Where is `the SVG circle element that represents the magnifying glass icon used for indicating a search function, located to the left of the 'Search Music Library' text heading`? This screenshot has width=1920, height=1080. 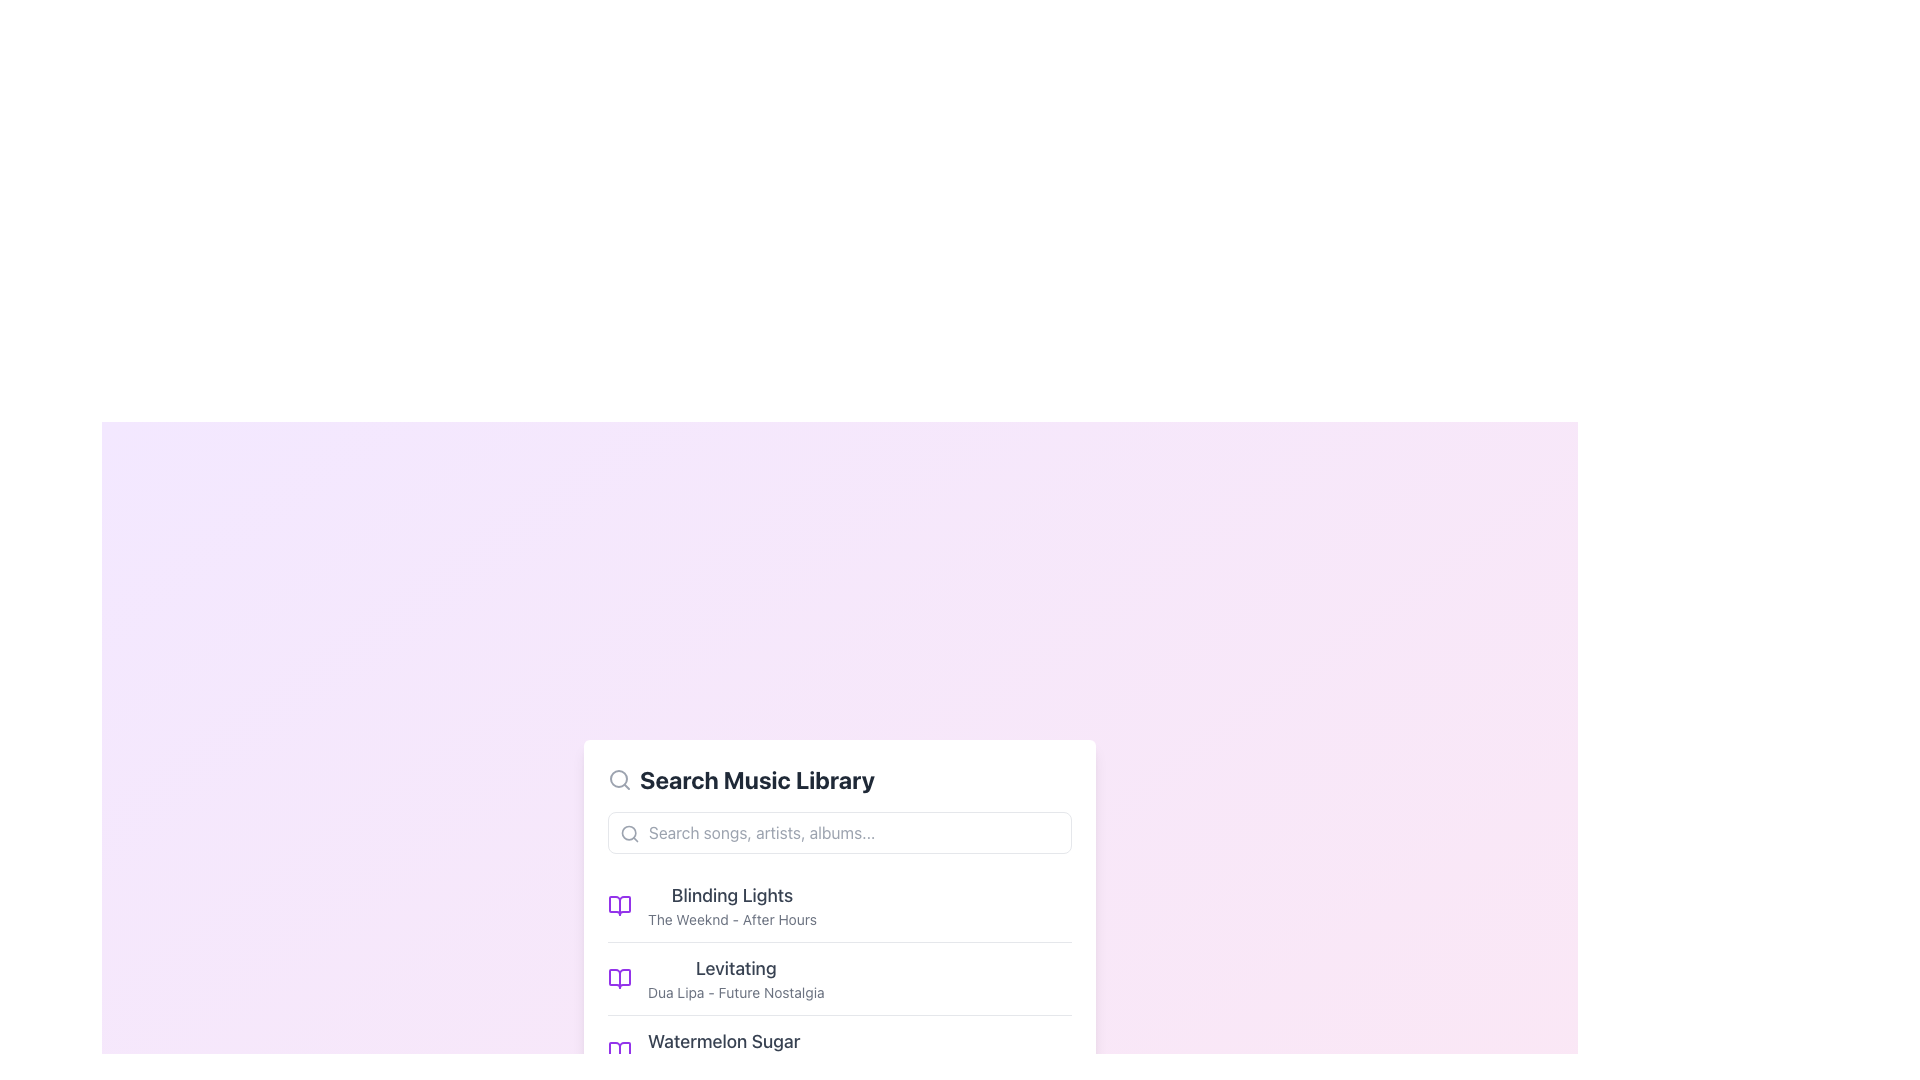 the SVG circle element that represents the magnifying glass icon used for indicating a search function, located to the left of the 'Search Music Library' text heading is located at coordinates (618, 777).